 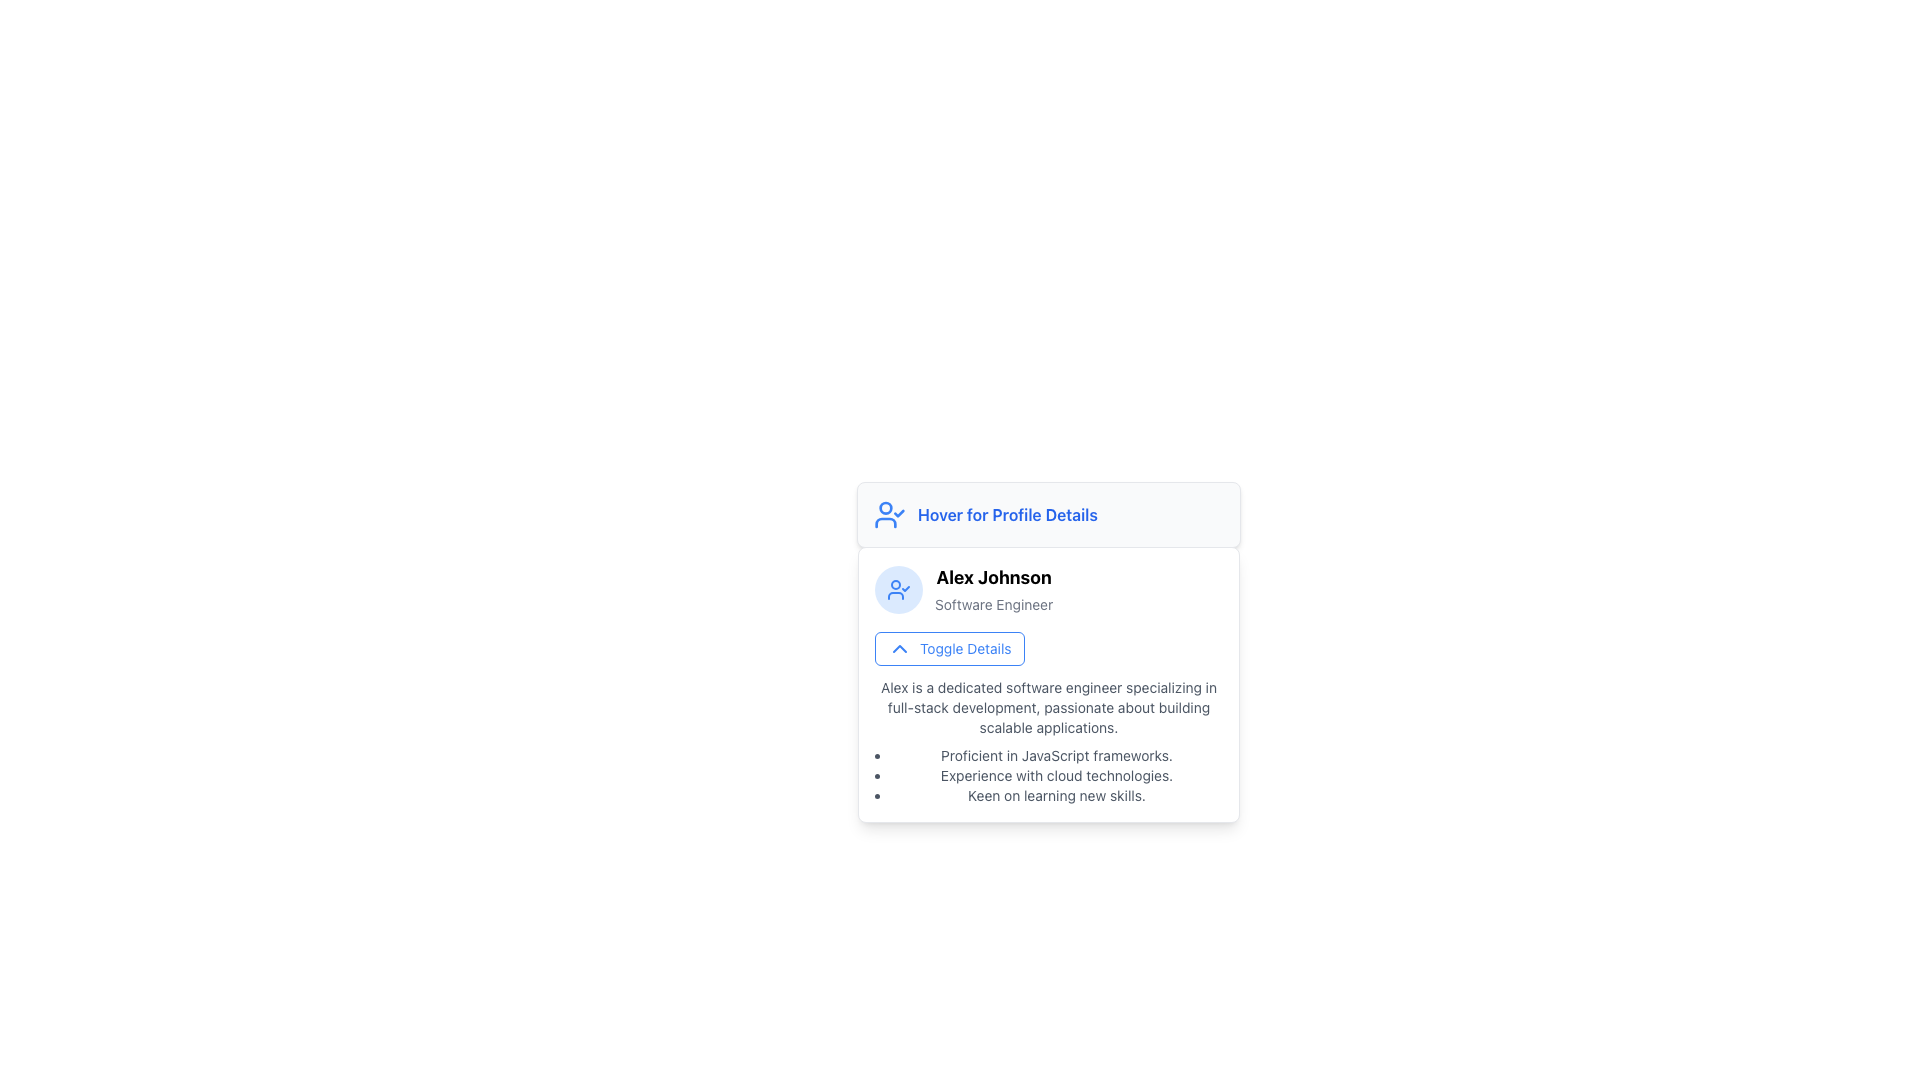 I want to click on the circular icon with a blue background and a white profile figure with a checkmark, located next to the text 'Alex Johnson', so click(x=897, y=589).